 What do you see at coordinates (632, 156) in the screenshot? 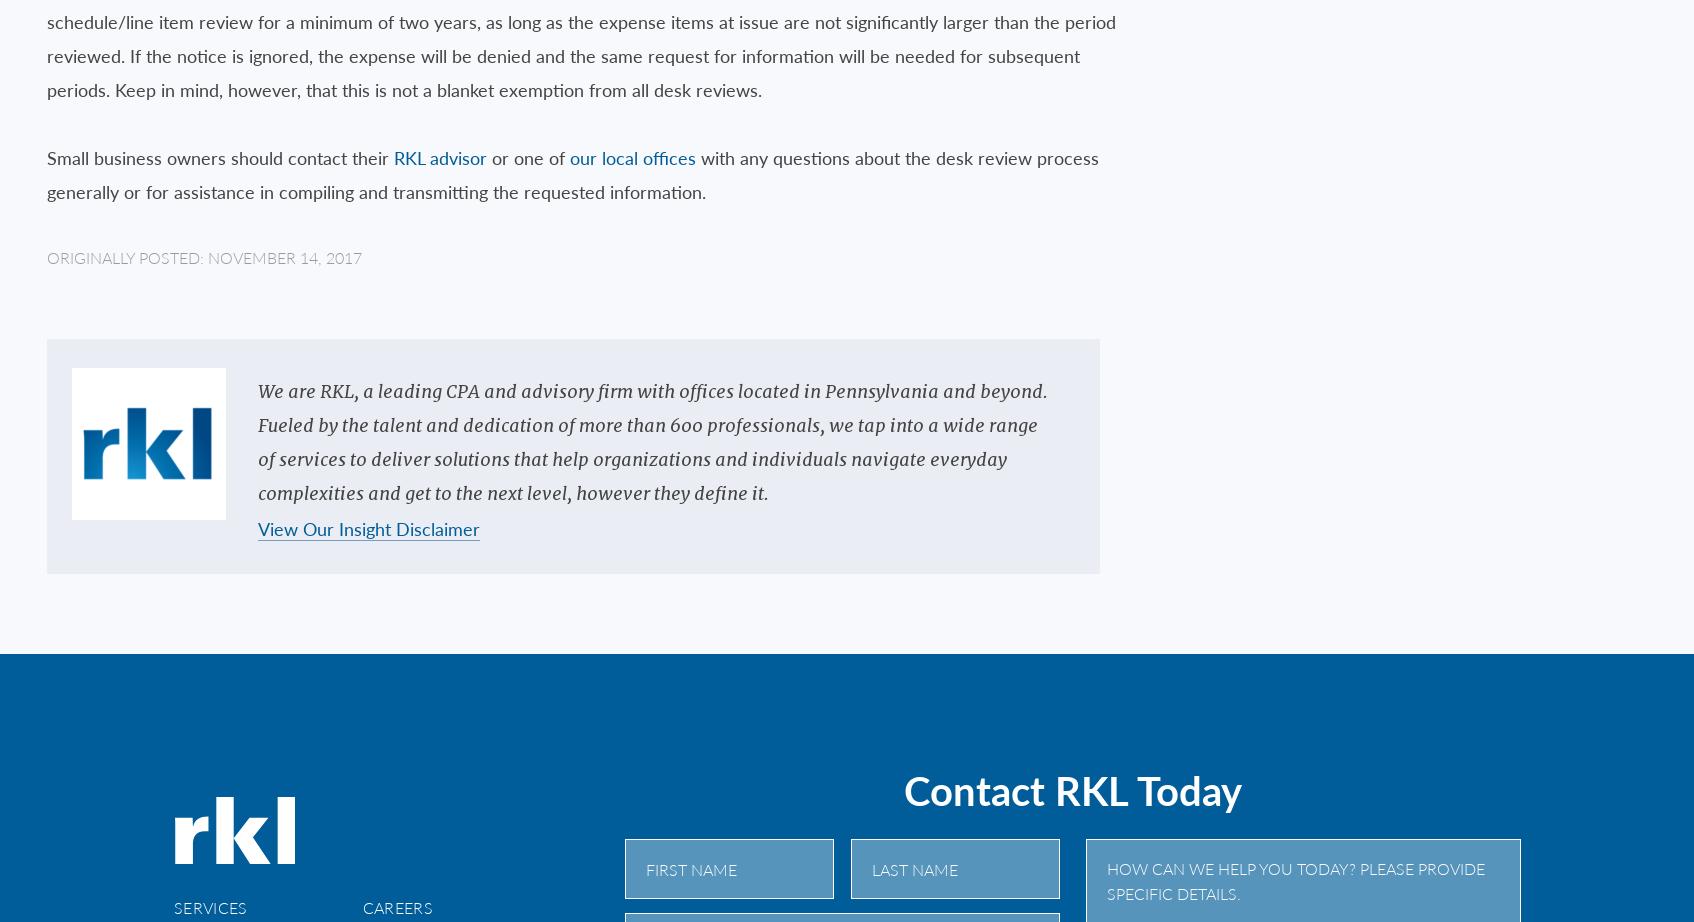
I see `'our local offices'` at bounding box center [632, 156].